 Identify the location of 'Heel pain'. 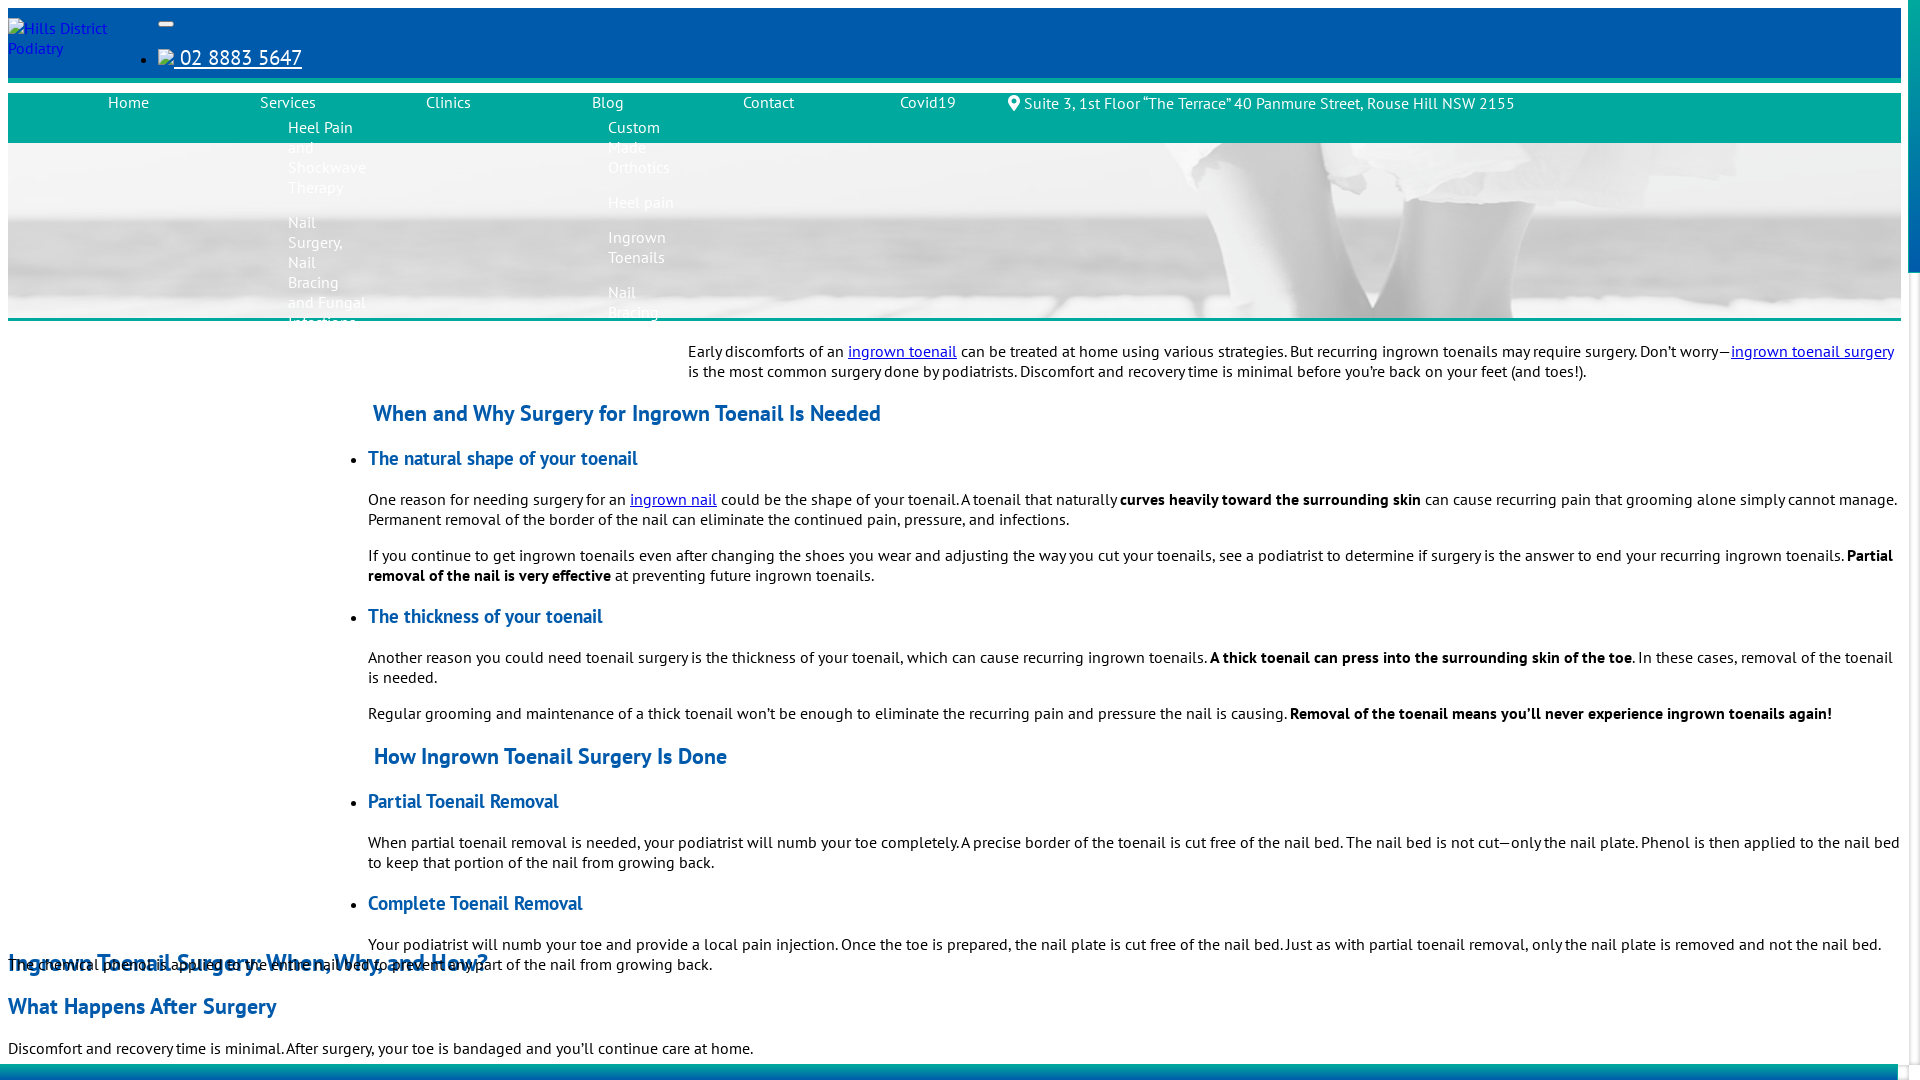
(641, 201).